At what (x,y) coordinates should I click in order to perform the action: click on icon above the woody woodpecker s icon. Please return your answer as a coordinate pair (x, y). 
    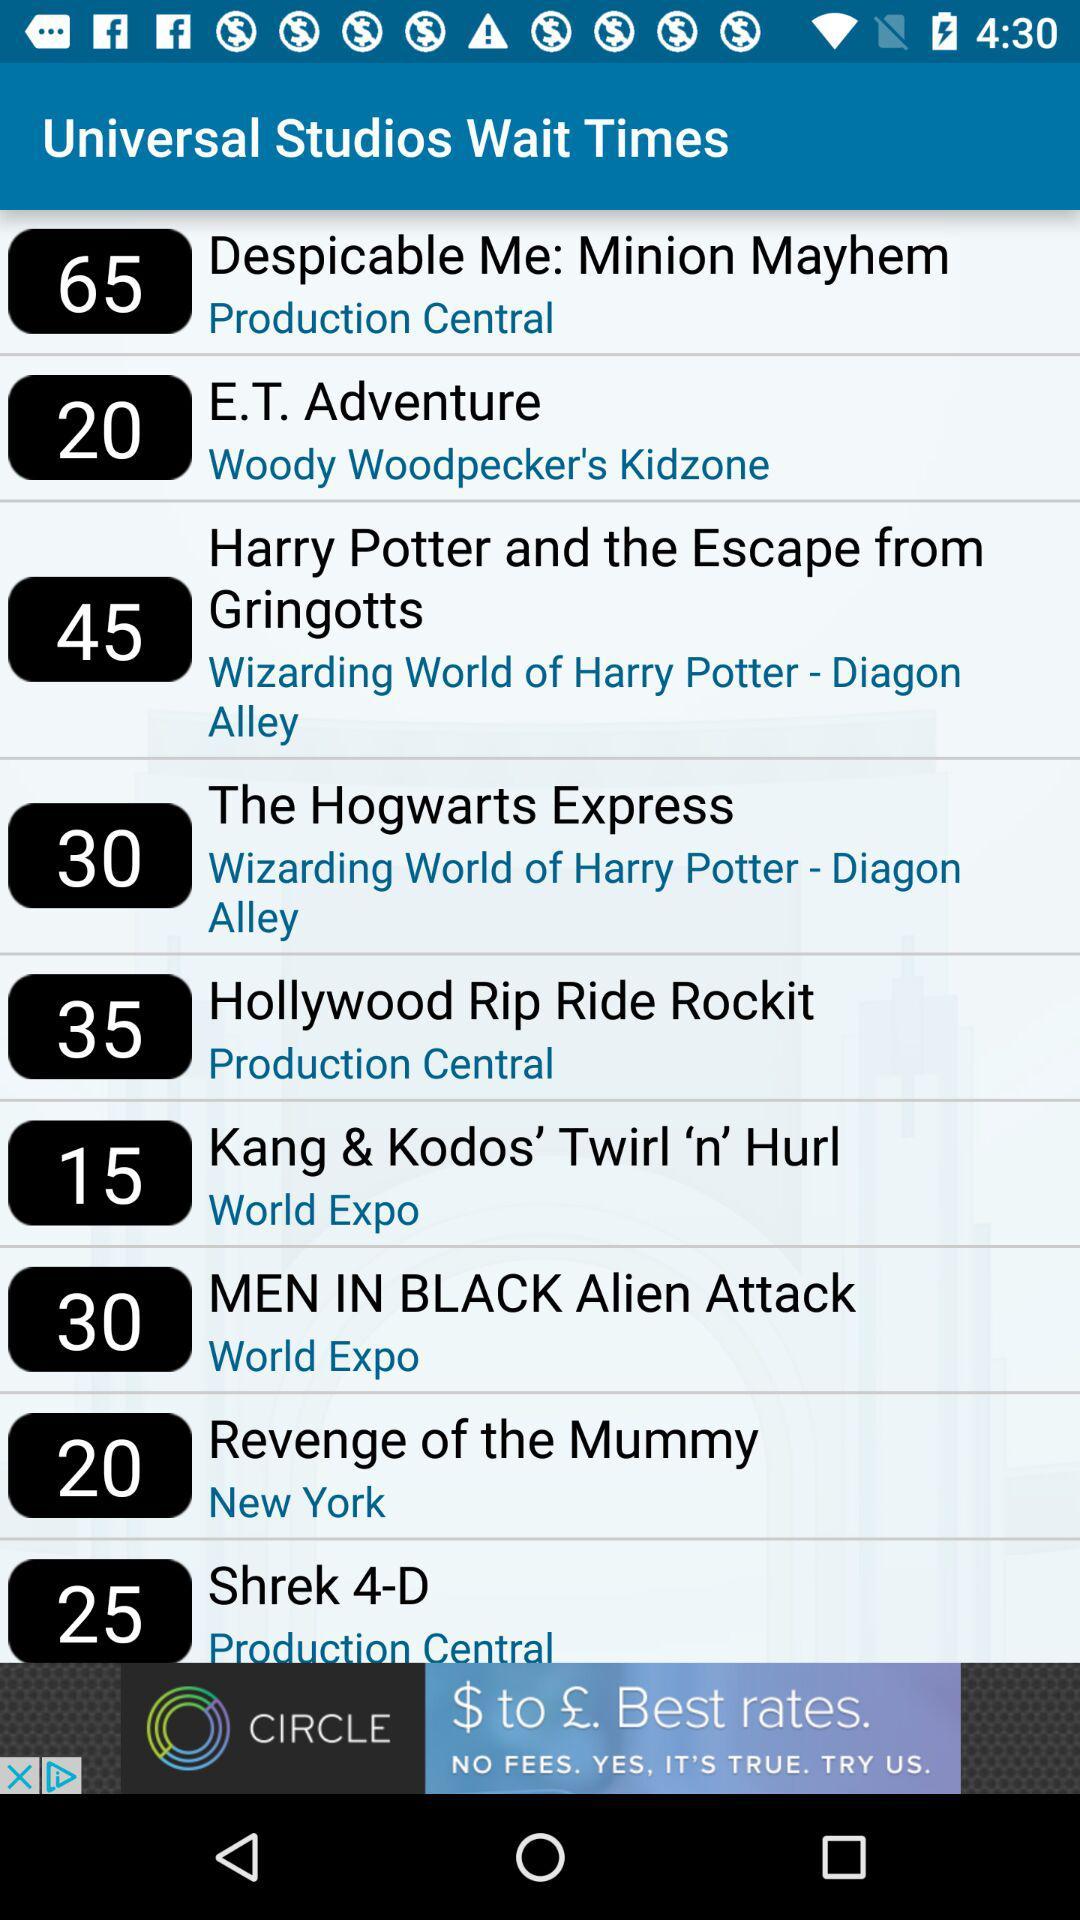
    Looking at the image, I should click on (489, 399).